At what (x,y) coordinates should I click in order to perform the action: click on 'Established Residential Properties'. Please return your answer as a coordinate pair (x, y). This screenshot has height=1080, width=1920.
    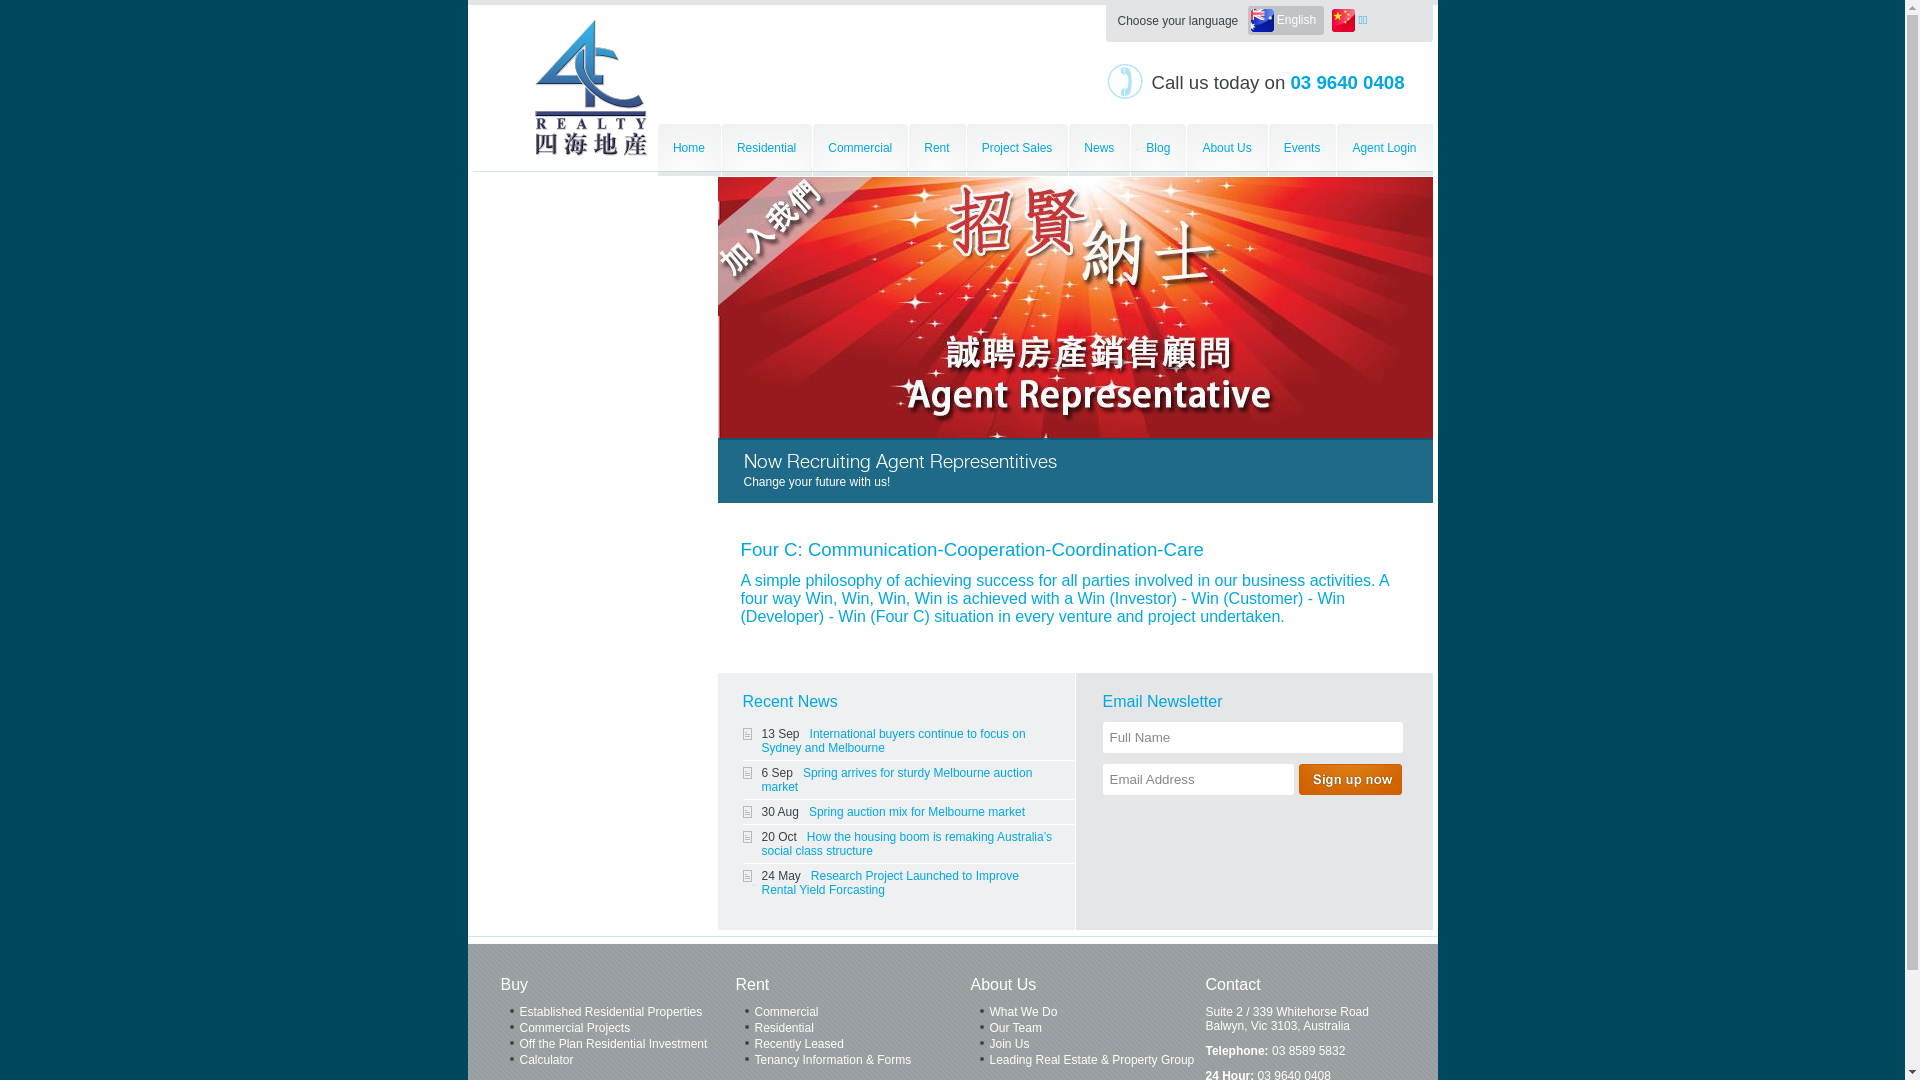
    Looking at the image, I should click on (616, 1013).